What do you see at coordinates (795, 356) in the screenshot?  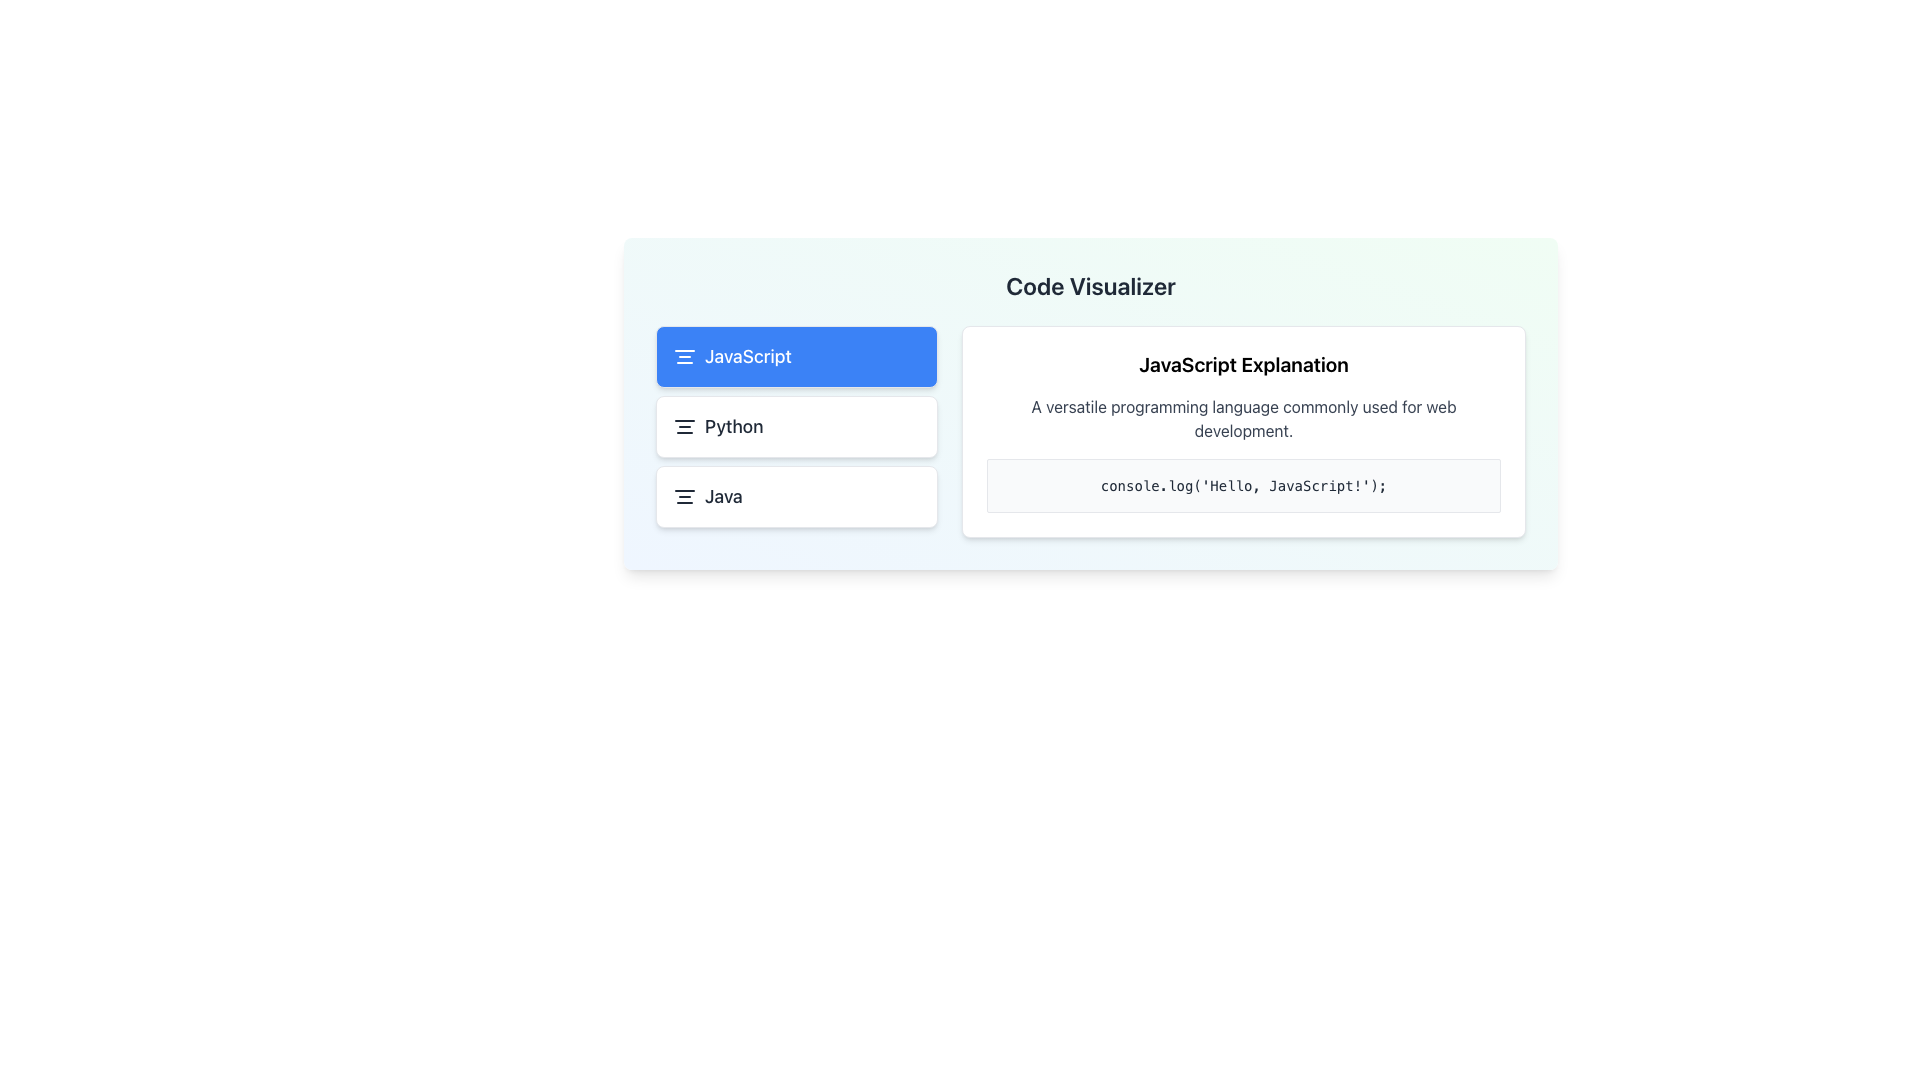 I see `the 'JavaScript' button, which is the first element in a vertically stacked group of three options (JavaScript, Python, Java) in the left panel of the interface` at bounding box center [795, 356].